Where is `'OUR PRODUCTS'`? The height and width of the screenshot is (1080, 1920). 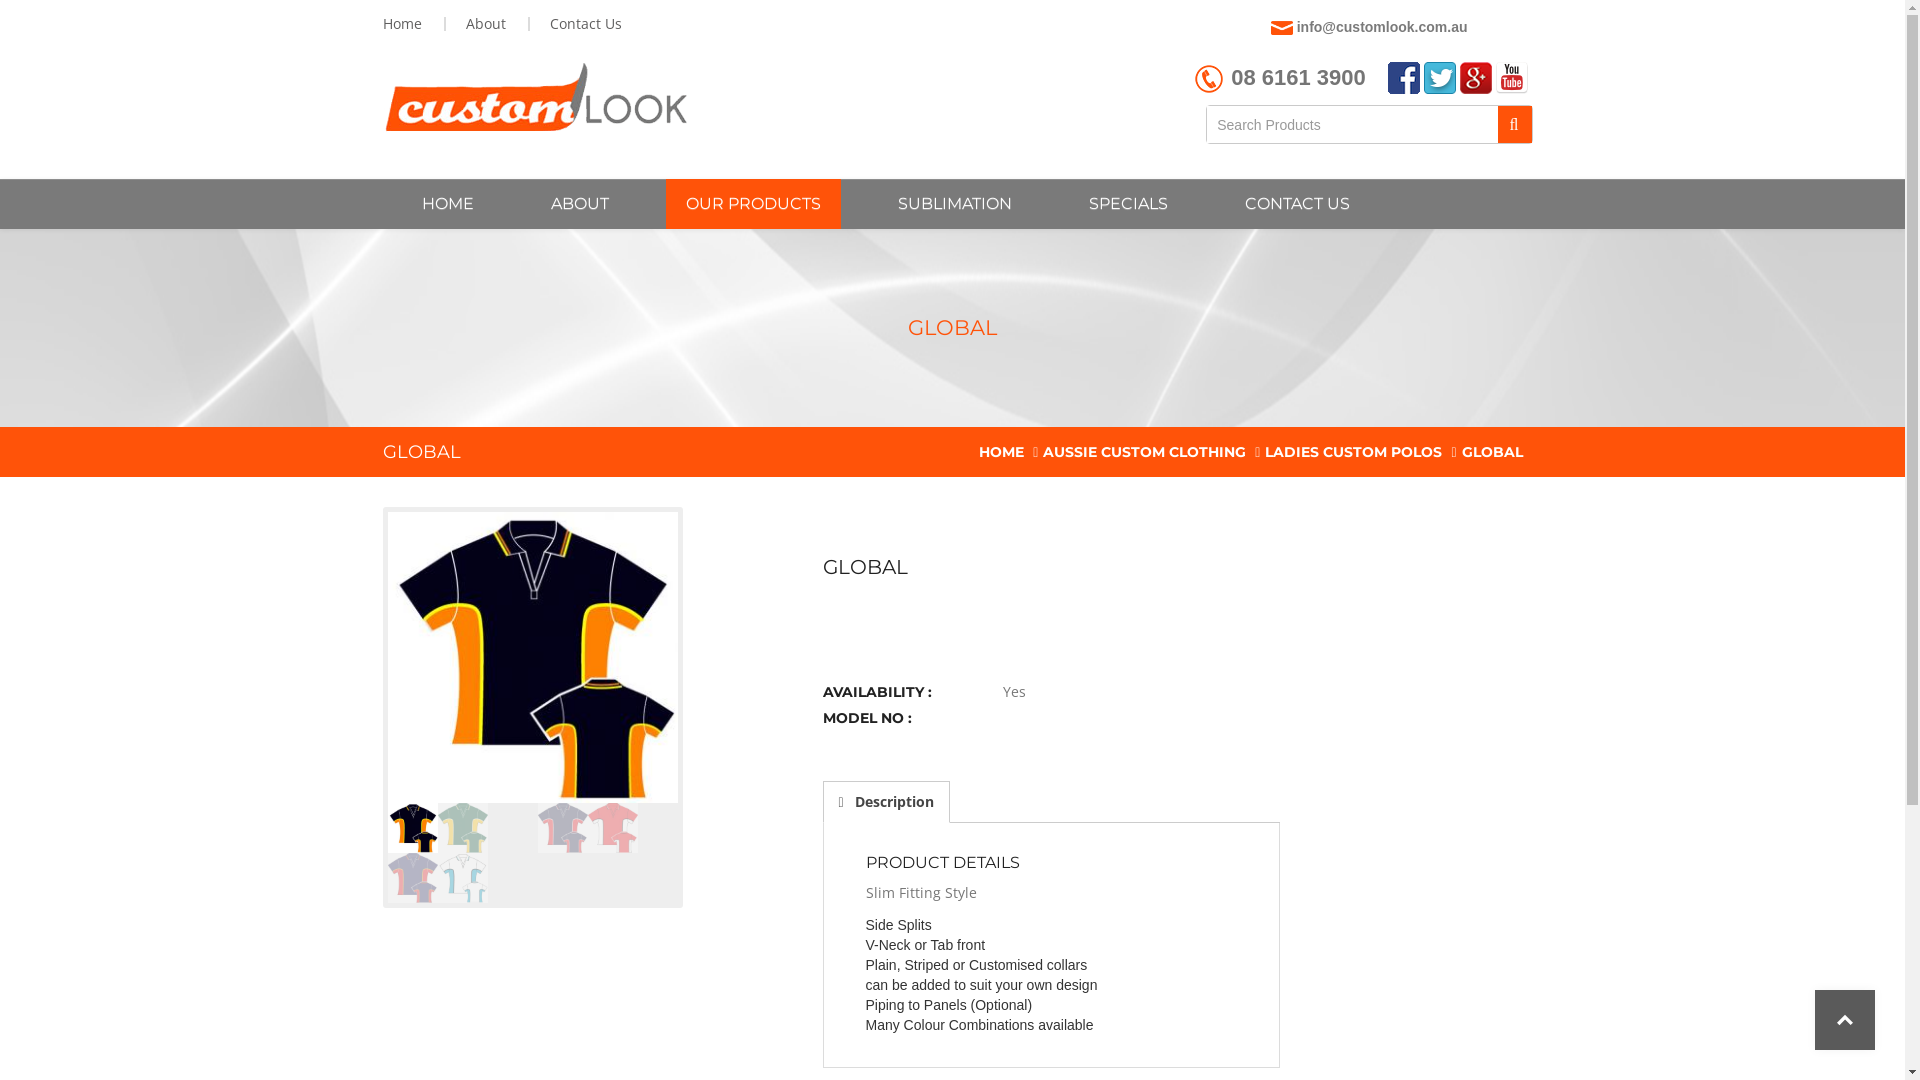
'OUR PRODUCTS' is located at coordinates (752, 204).